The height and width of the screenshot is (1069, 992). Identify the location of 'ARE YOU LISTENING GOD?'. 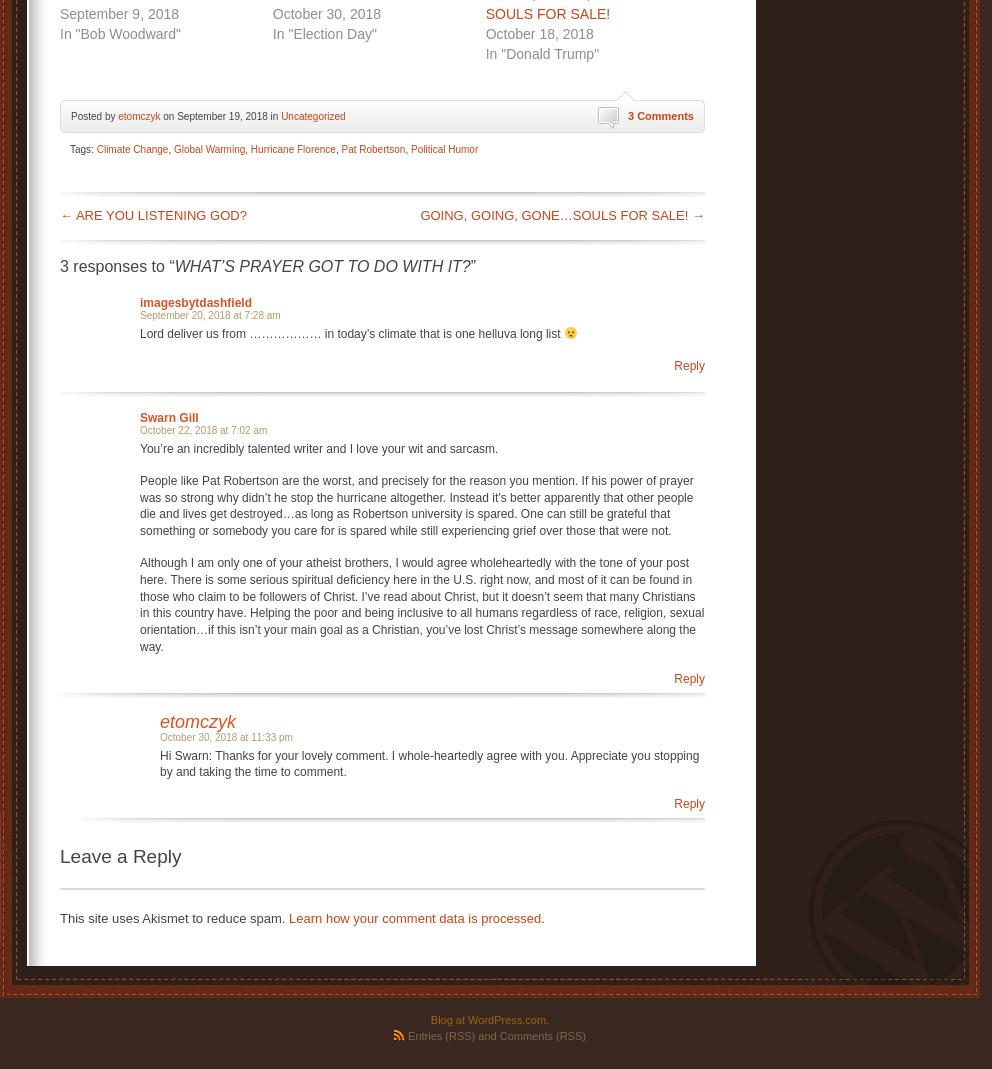
(159, 213).